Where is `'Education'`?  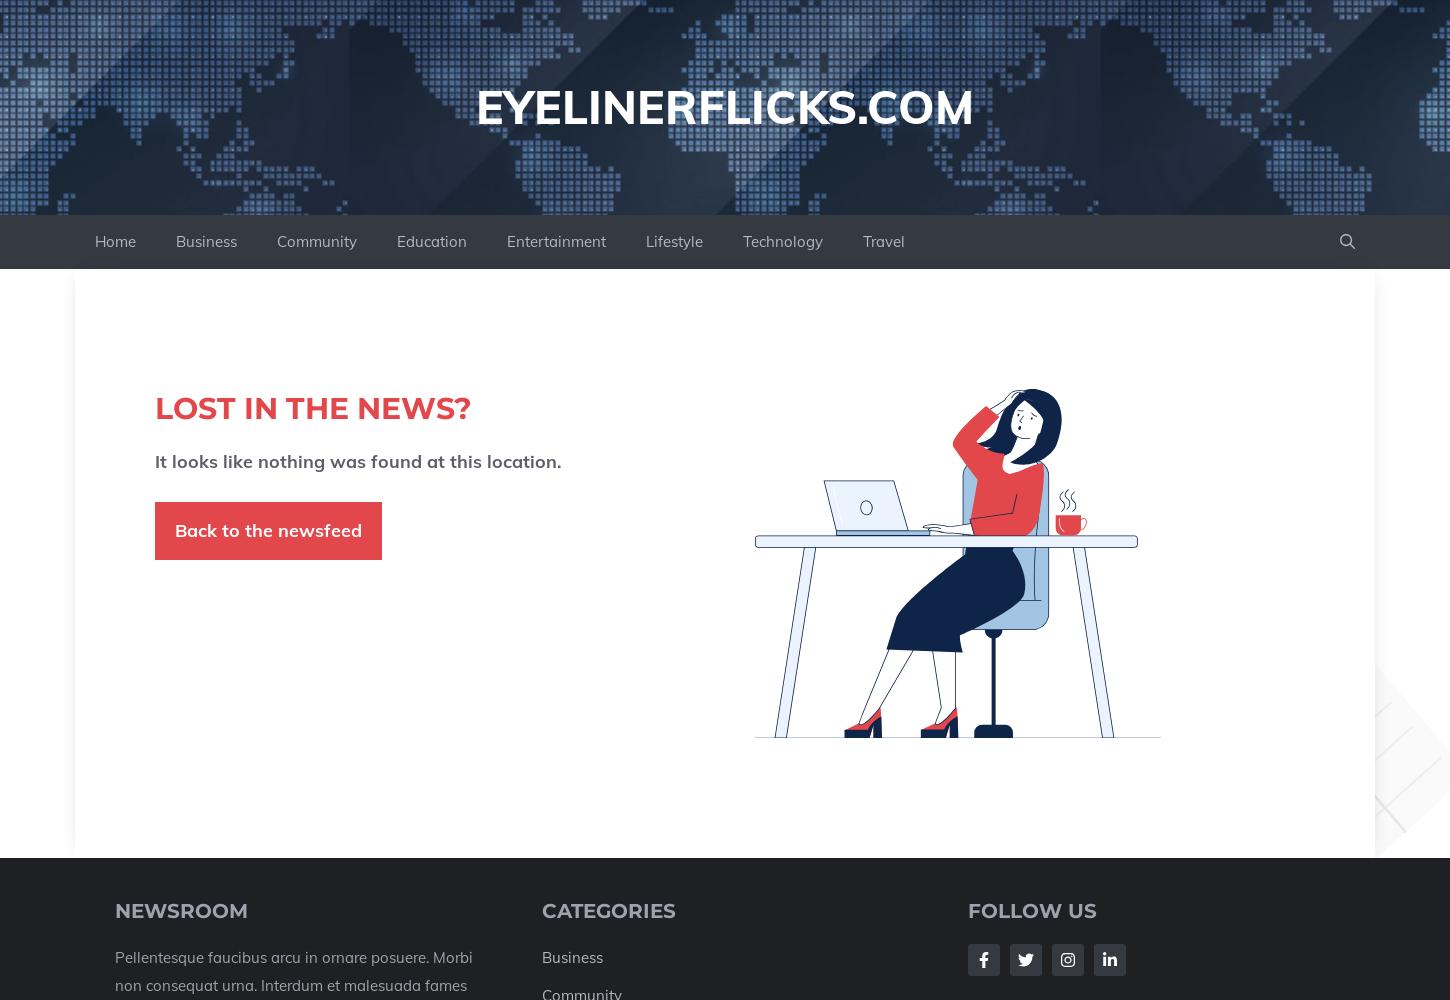 'Education' is located at coordinates (430, 240).